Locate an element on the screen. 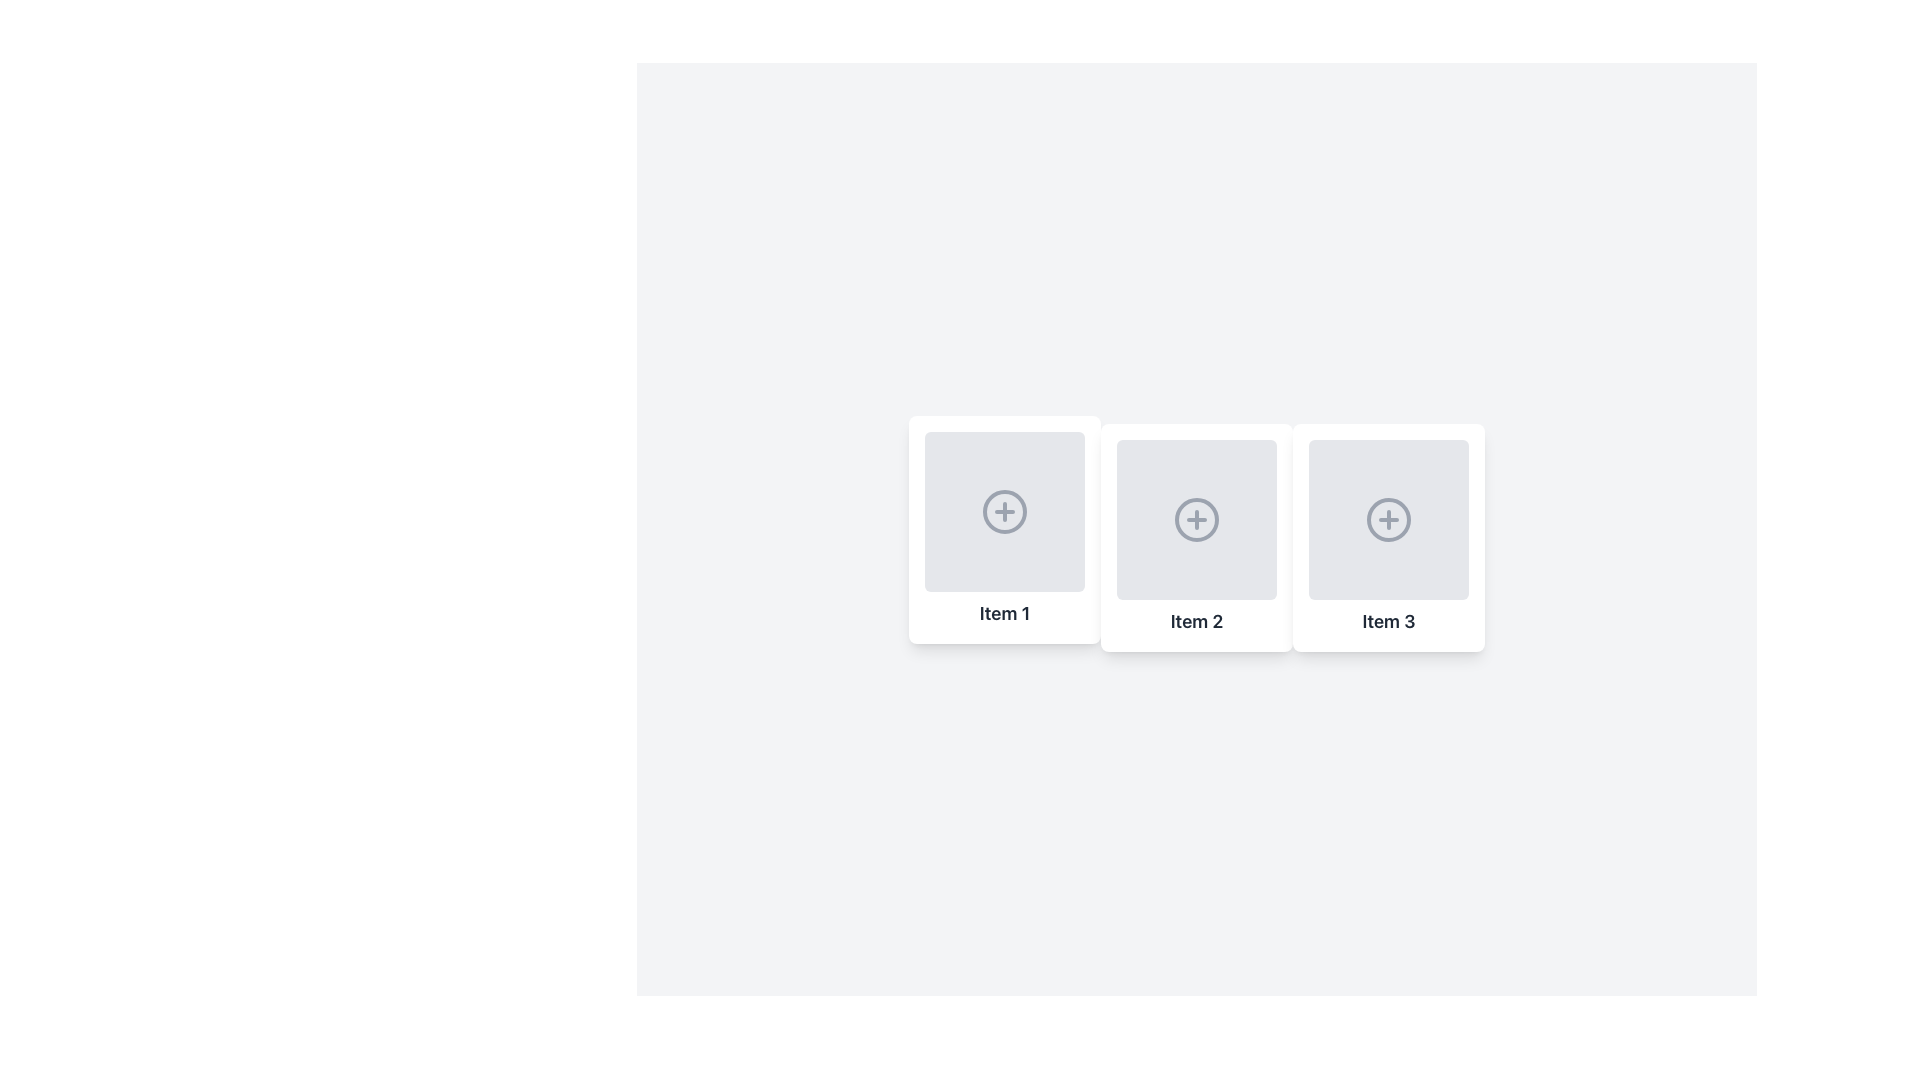  the circular icon with a gray border and plus sign in the center of the 'Item 3' card is located at coordinates (1387, 518).